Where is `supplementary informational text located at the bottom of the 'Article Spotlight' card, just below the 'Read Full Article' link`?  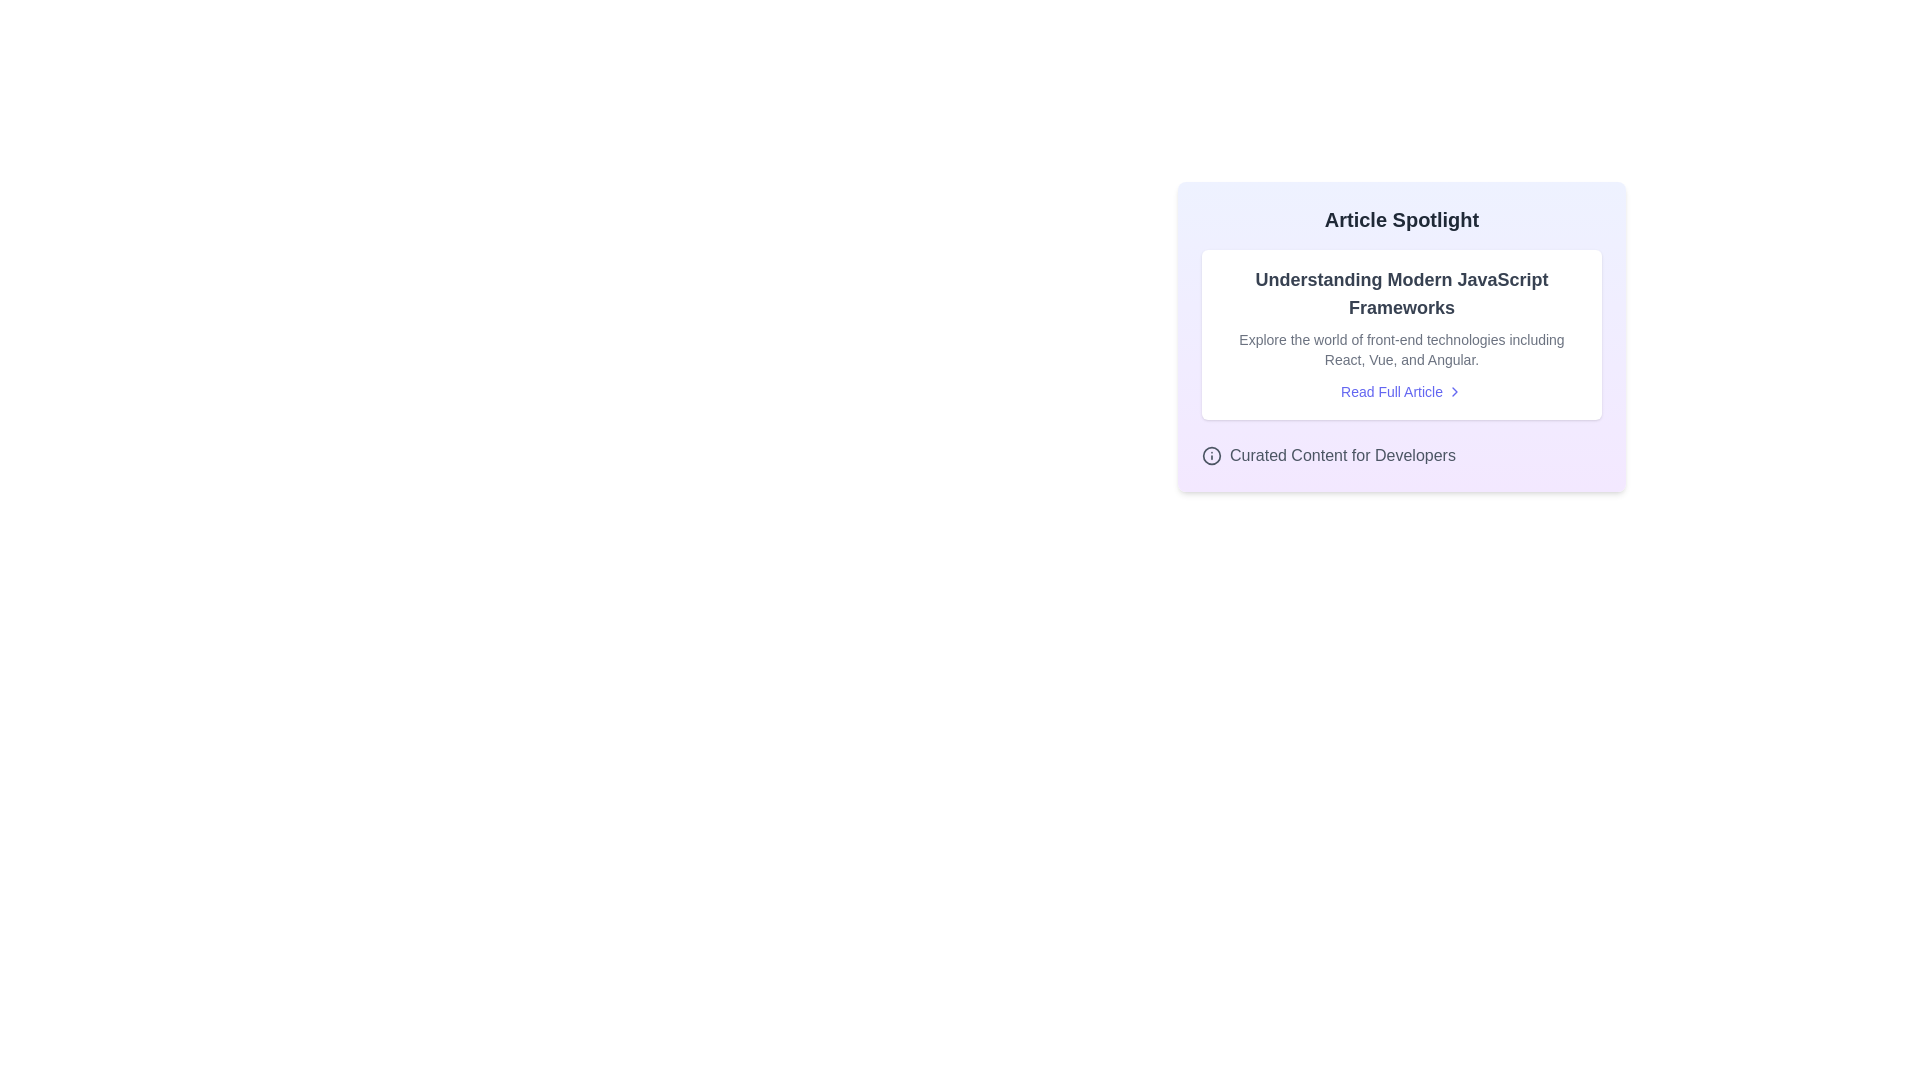
supplementary informational text located at the bottom of the 'Article Spotlight' card, just below the 'Read Full Article' link is located at coordinates (1400, 455).